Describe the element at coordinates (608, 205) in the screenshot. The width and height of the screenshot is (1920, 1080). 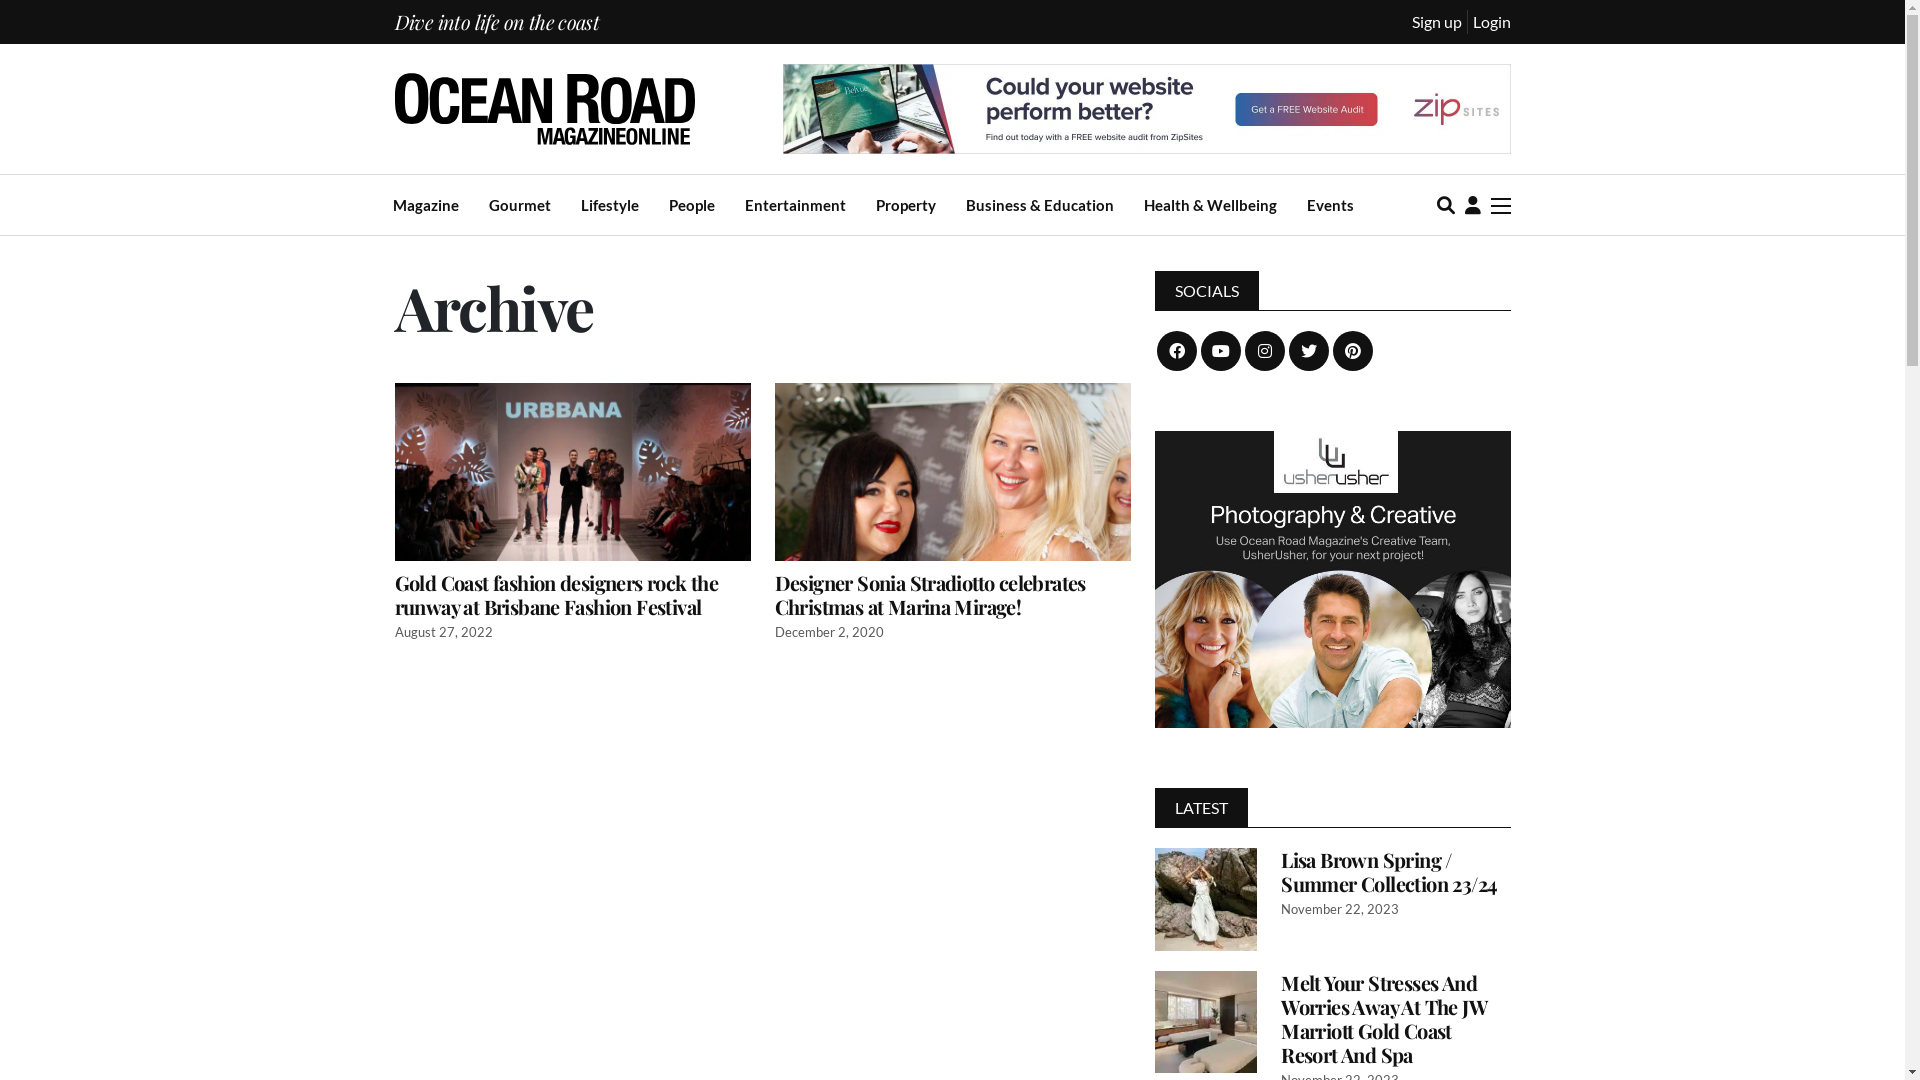
I see `'Lifestyle'` at that location.